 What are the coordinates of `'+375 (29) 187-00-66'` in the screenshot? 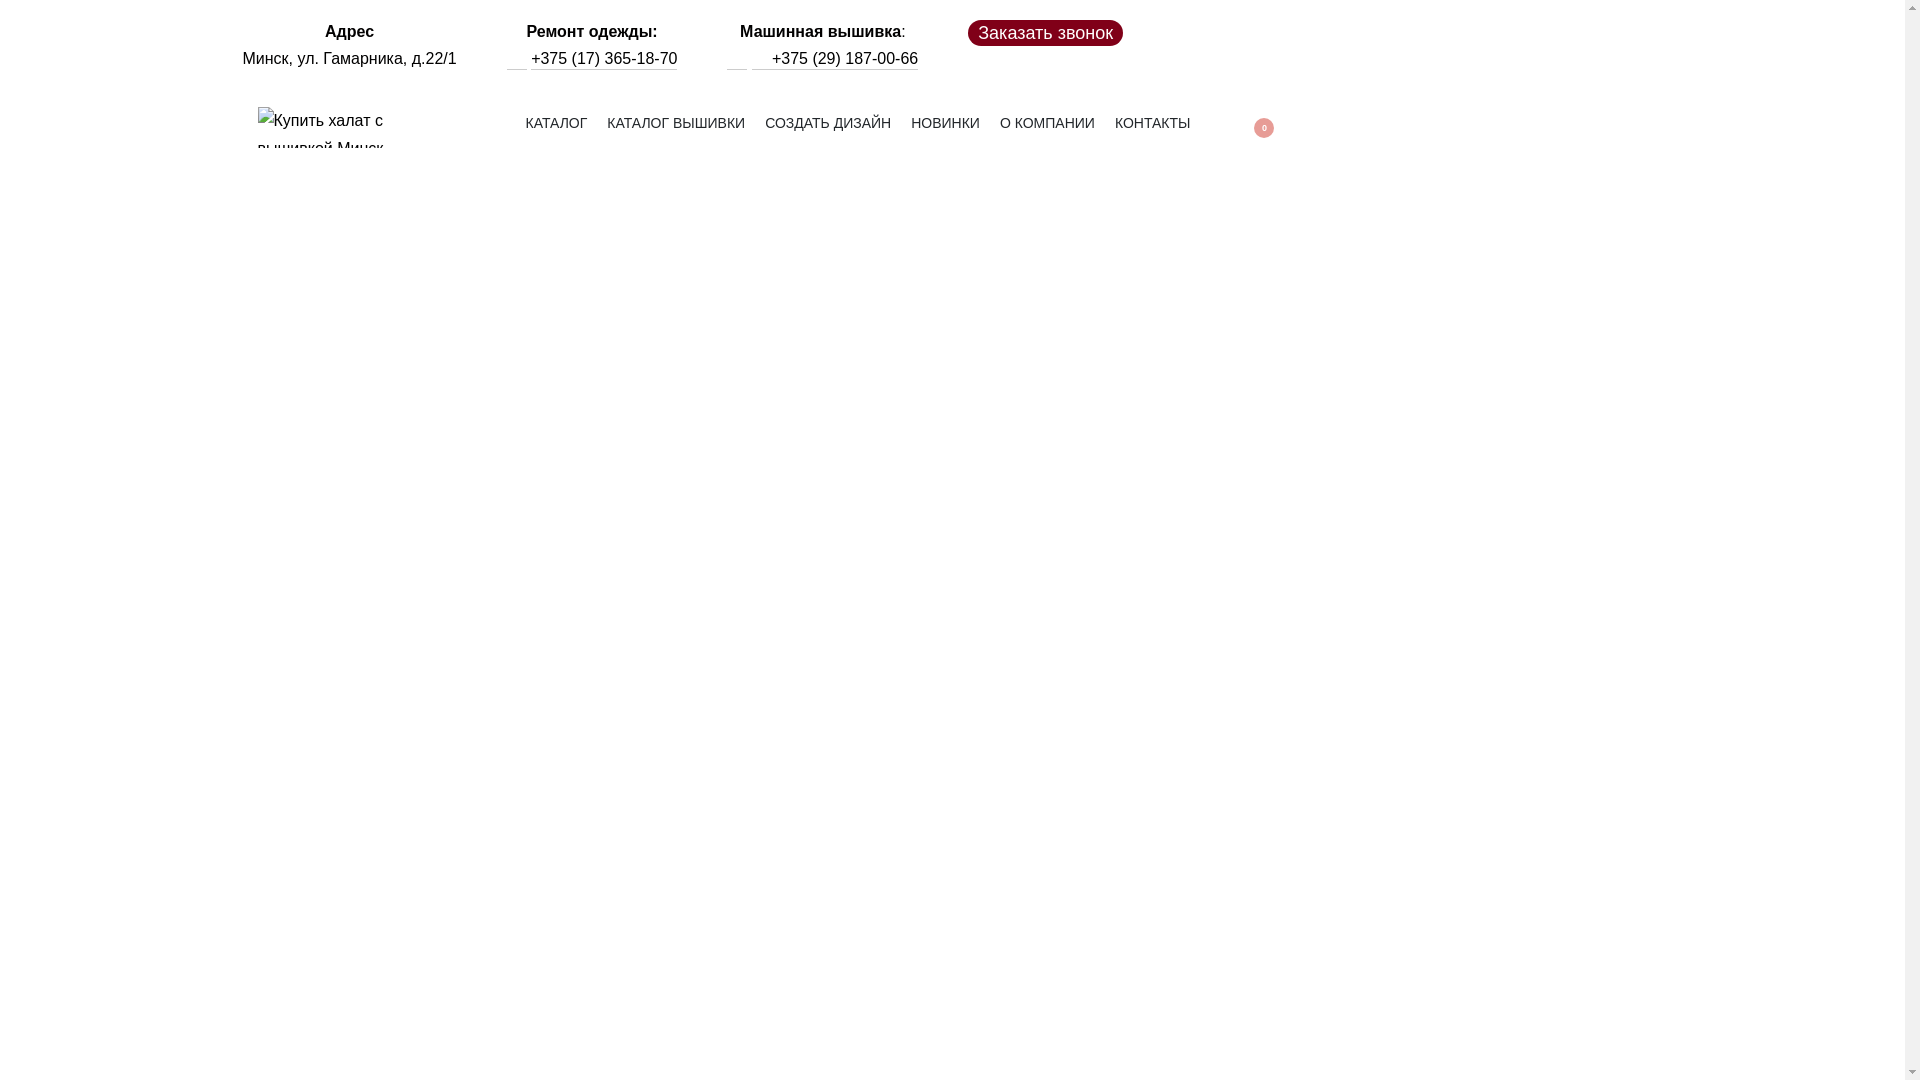 It's located at (844, 57).